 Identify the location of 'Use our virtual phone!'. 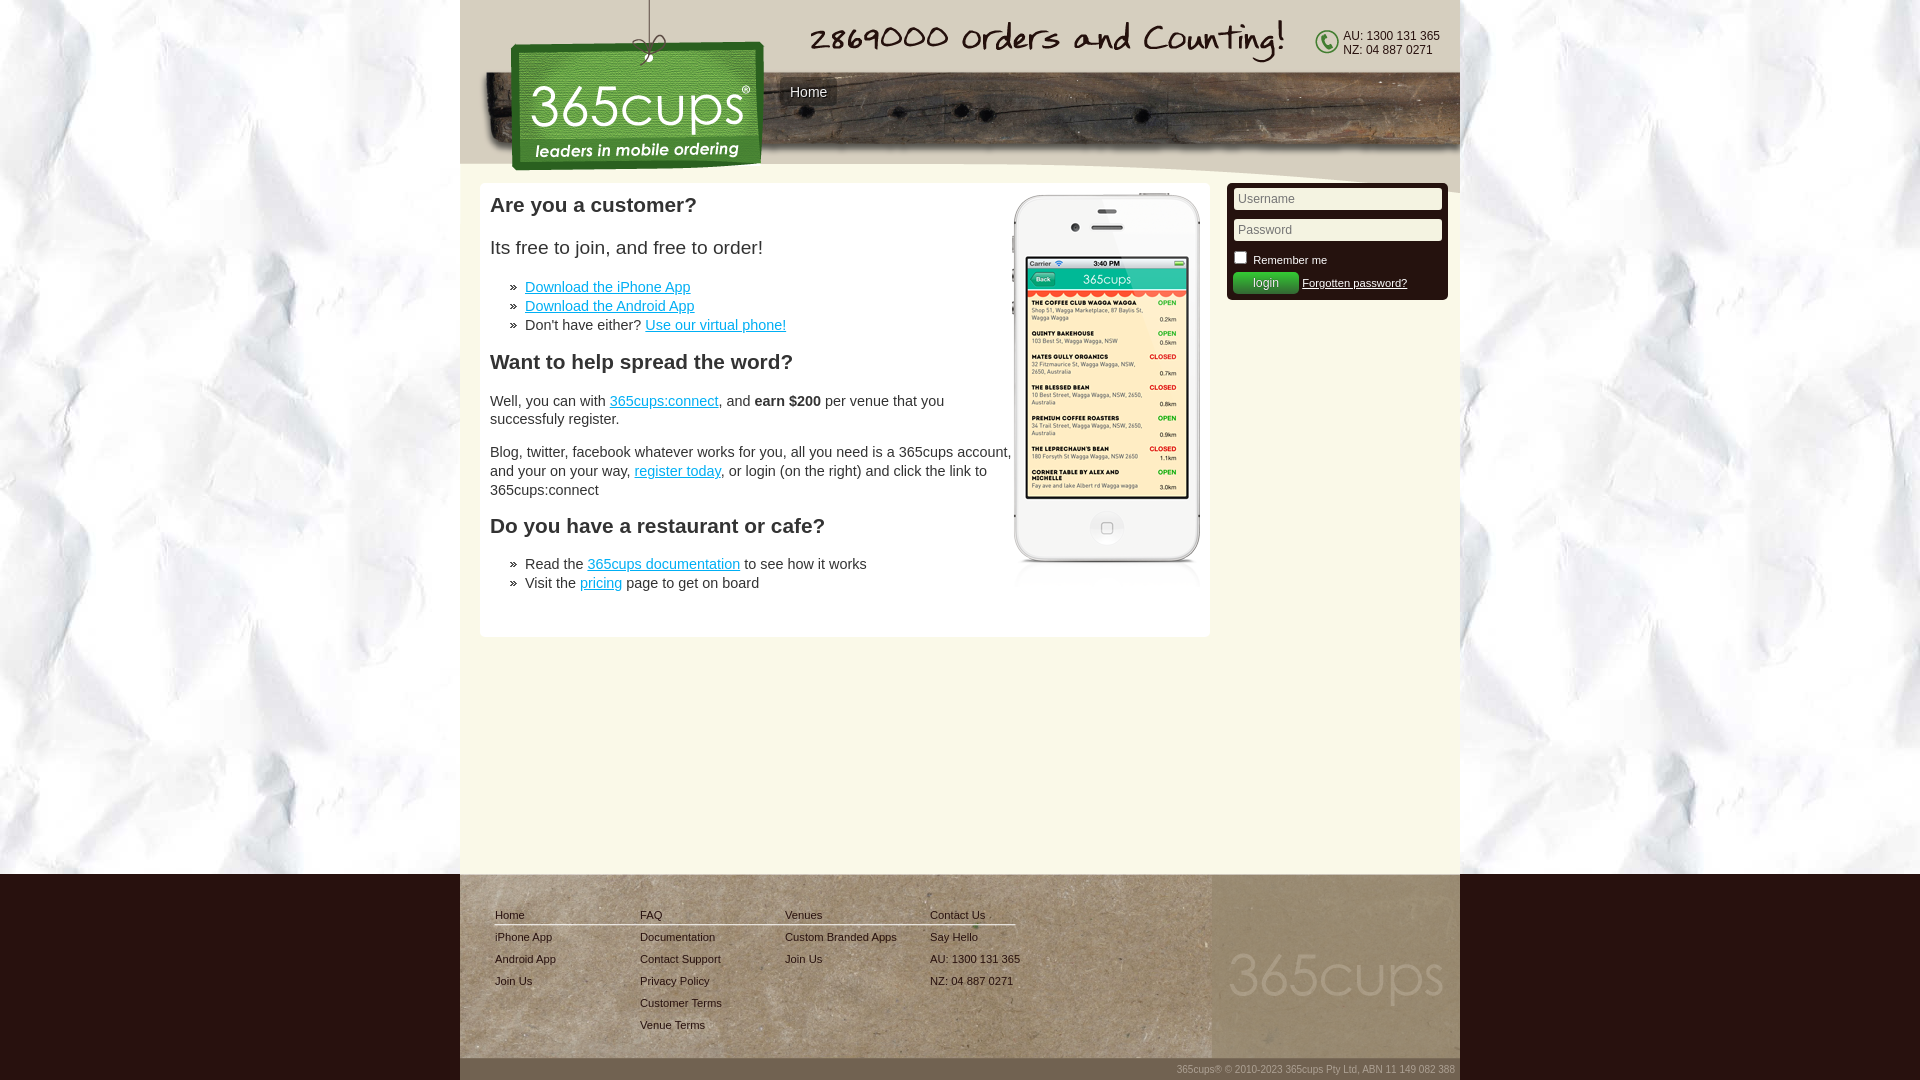
(715, 323).